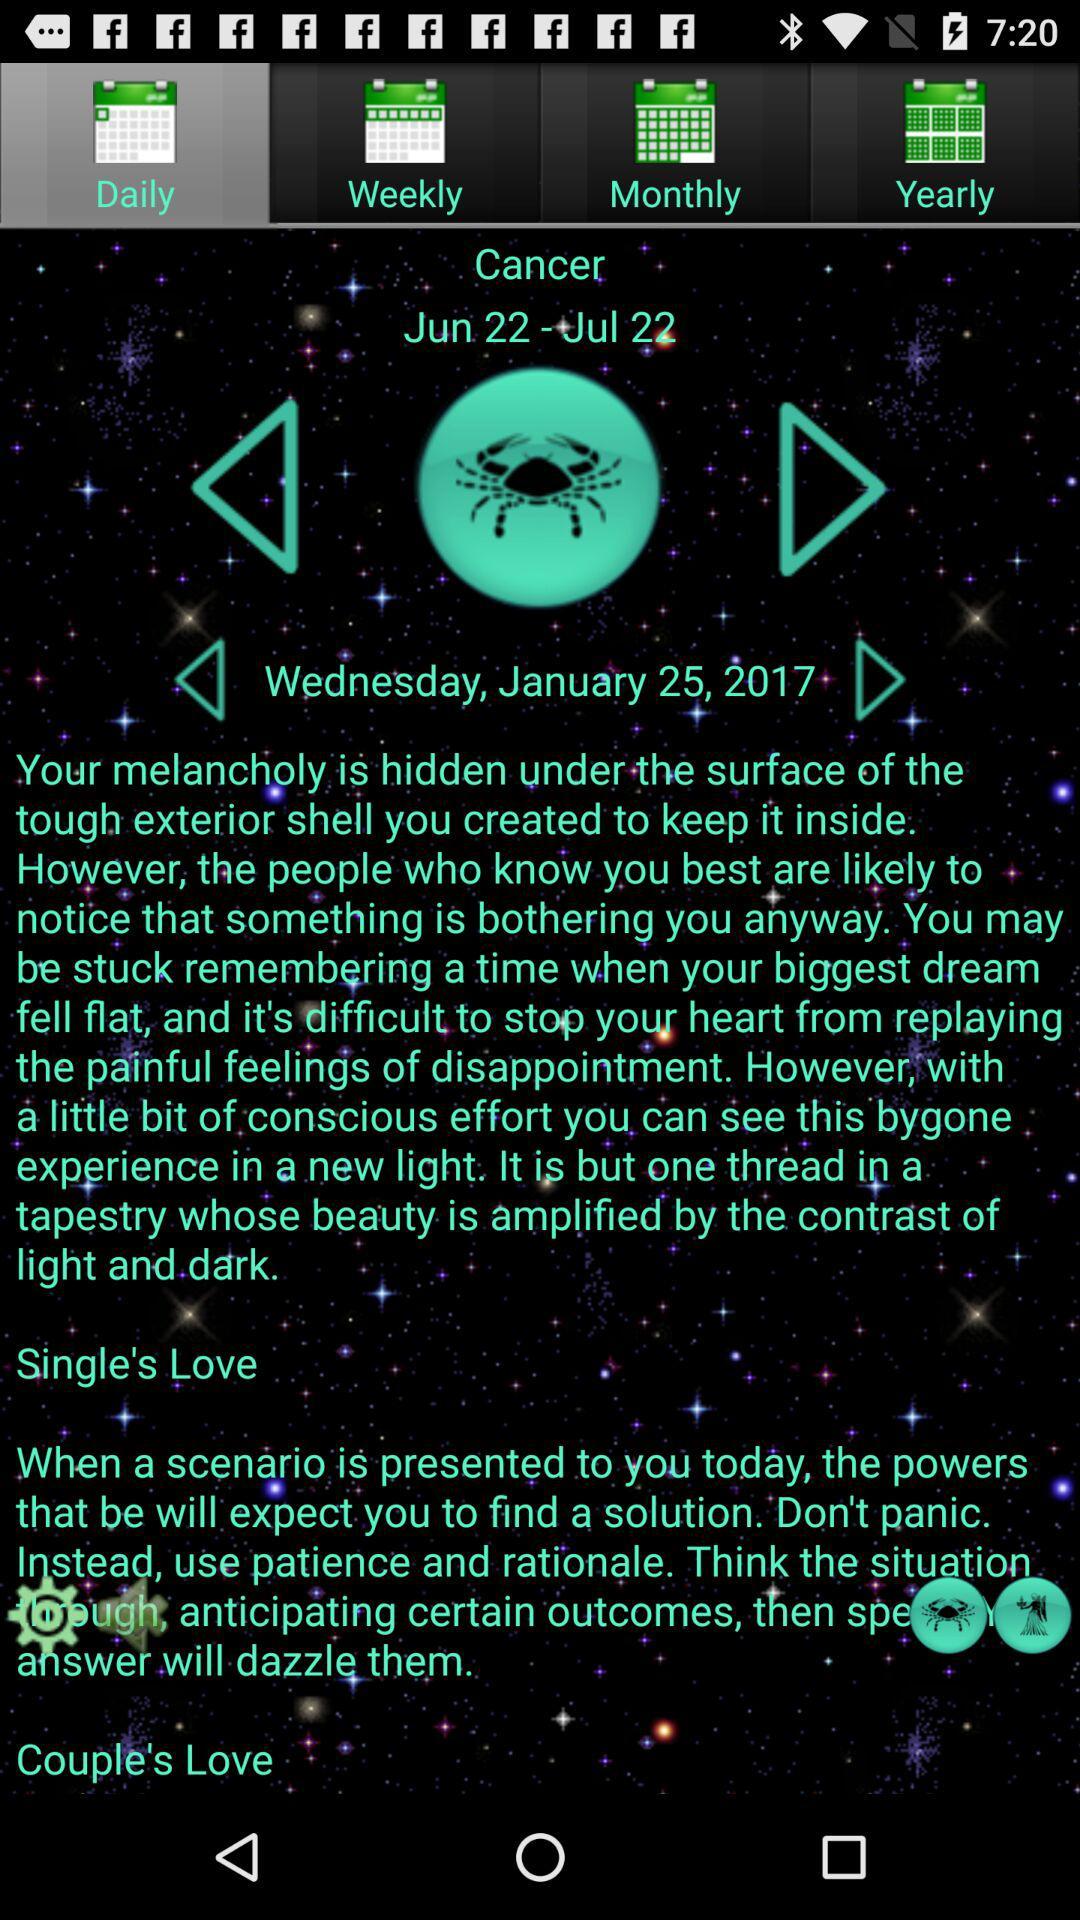 The image size is (1080, 1920). I want to click on the settings icon, so click(46, 1727).